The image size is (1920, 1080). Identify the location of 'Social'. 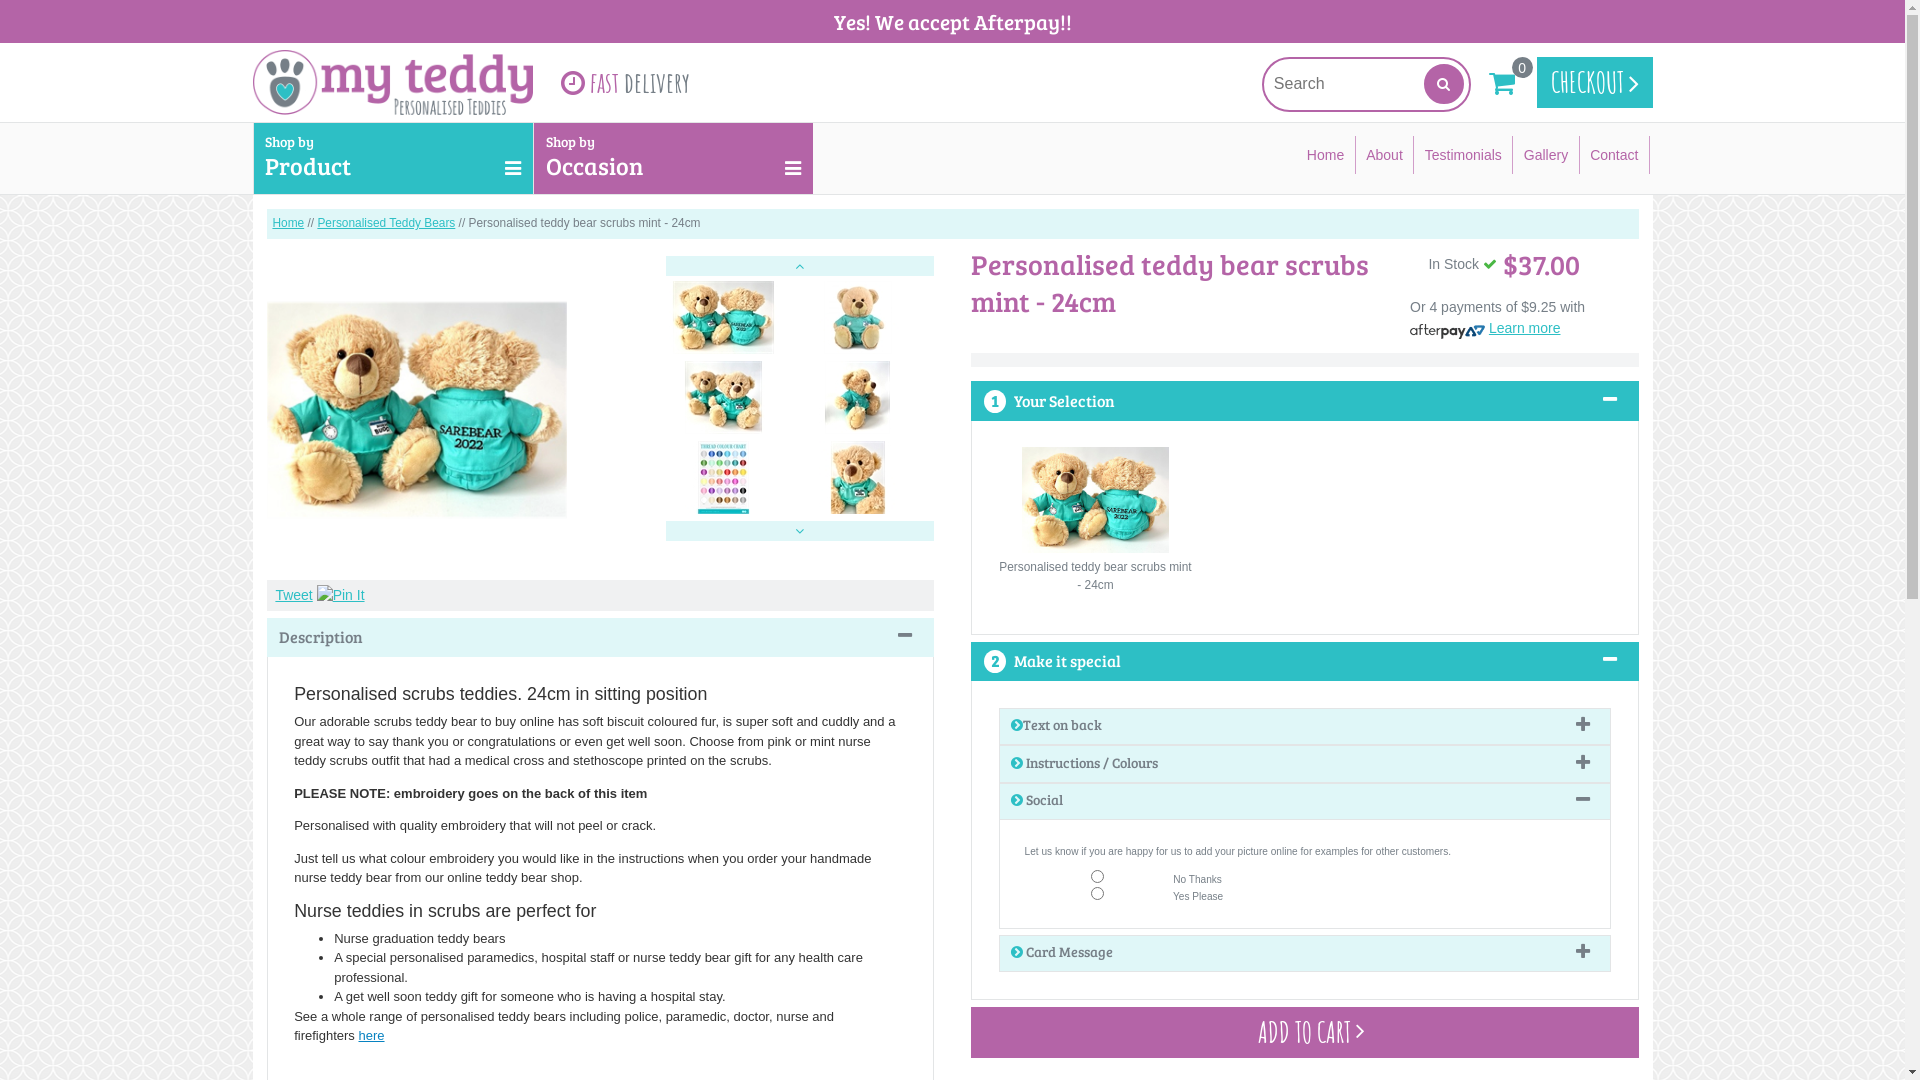
(1305, 800).